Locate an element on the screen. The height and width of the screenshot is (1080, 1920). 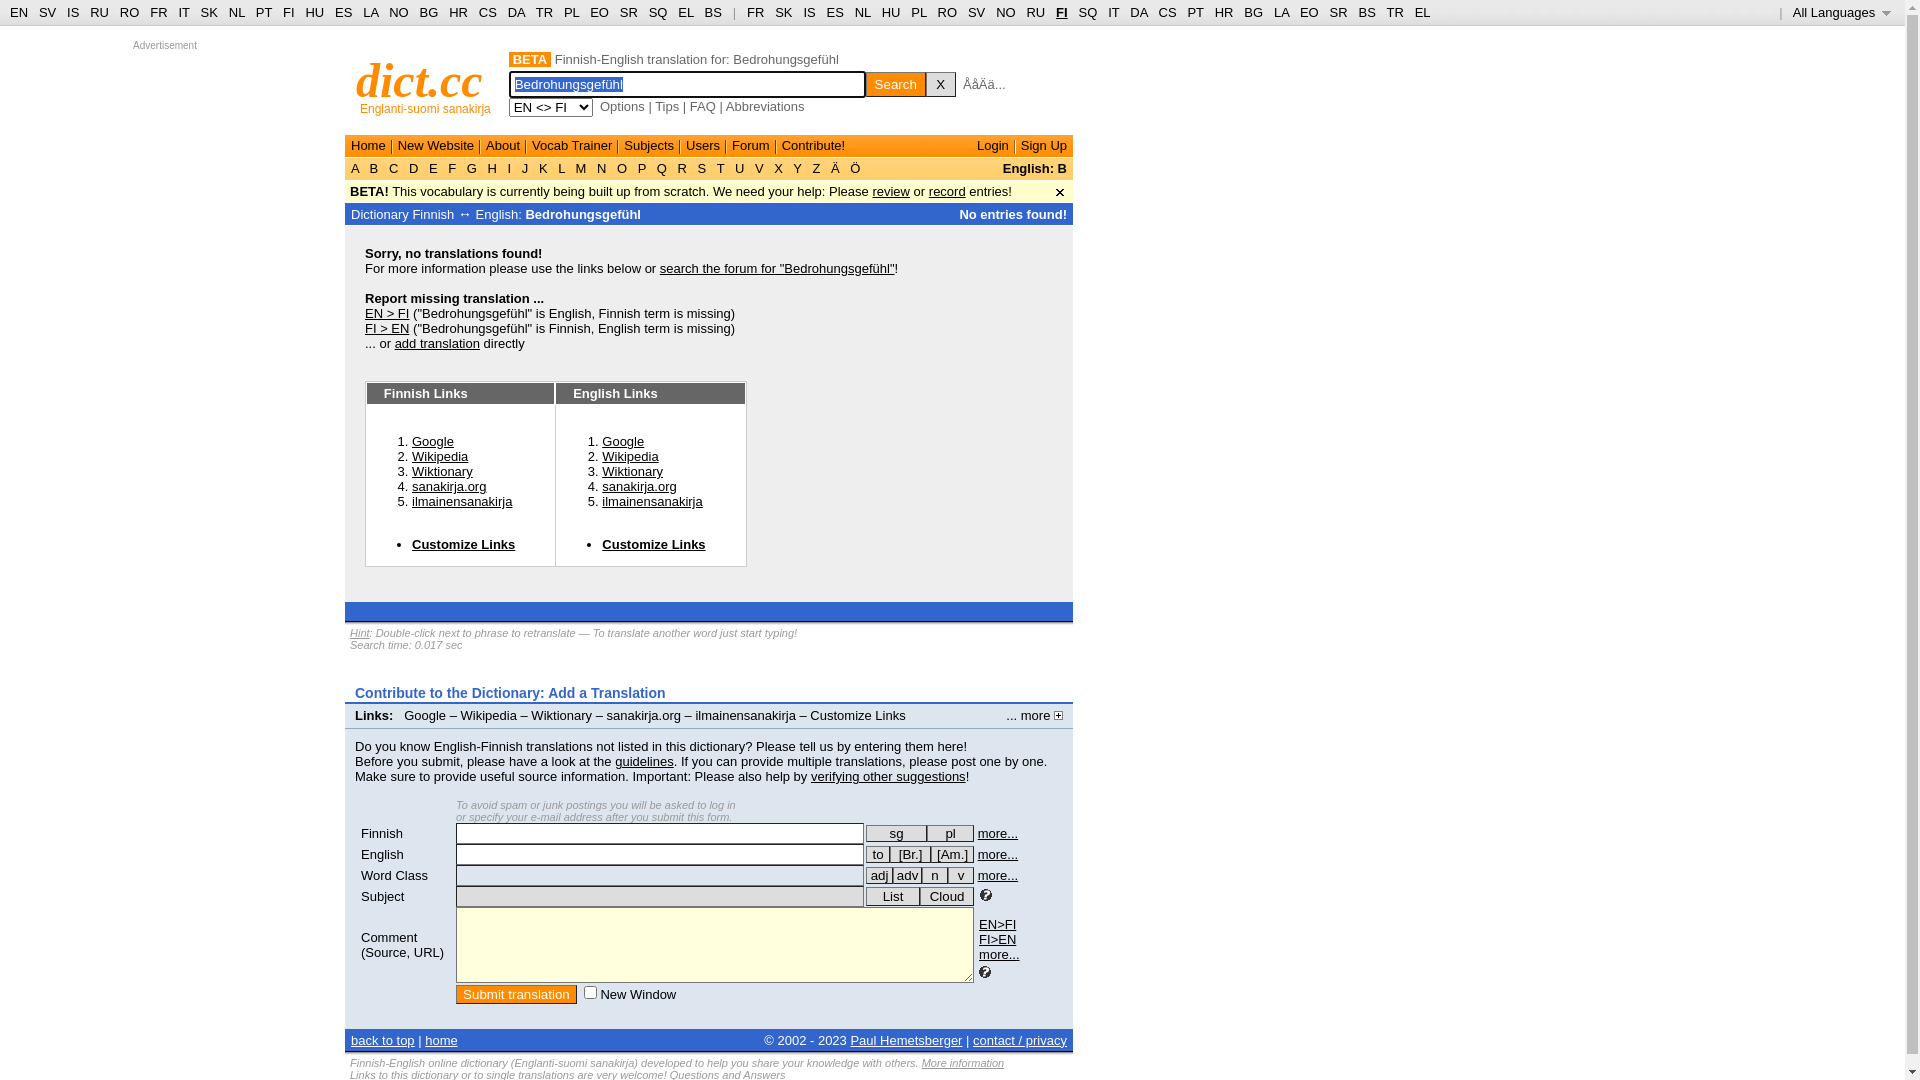
'RU' is located at coordinates (1035, 12).